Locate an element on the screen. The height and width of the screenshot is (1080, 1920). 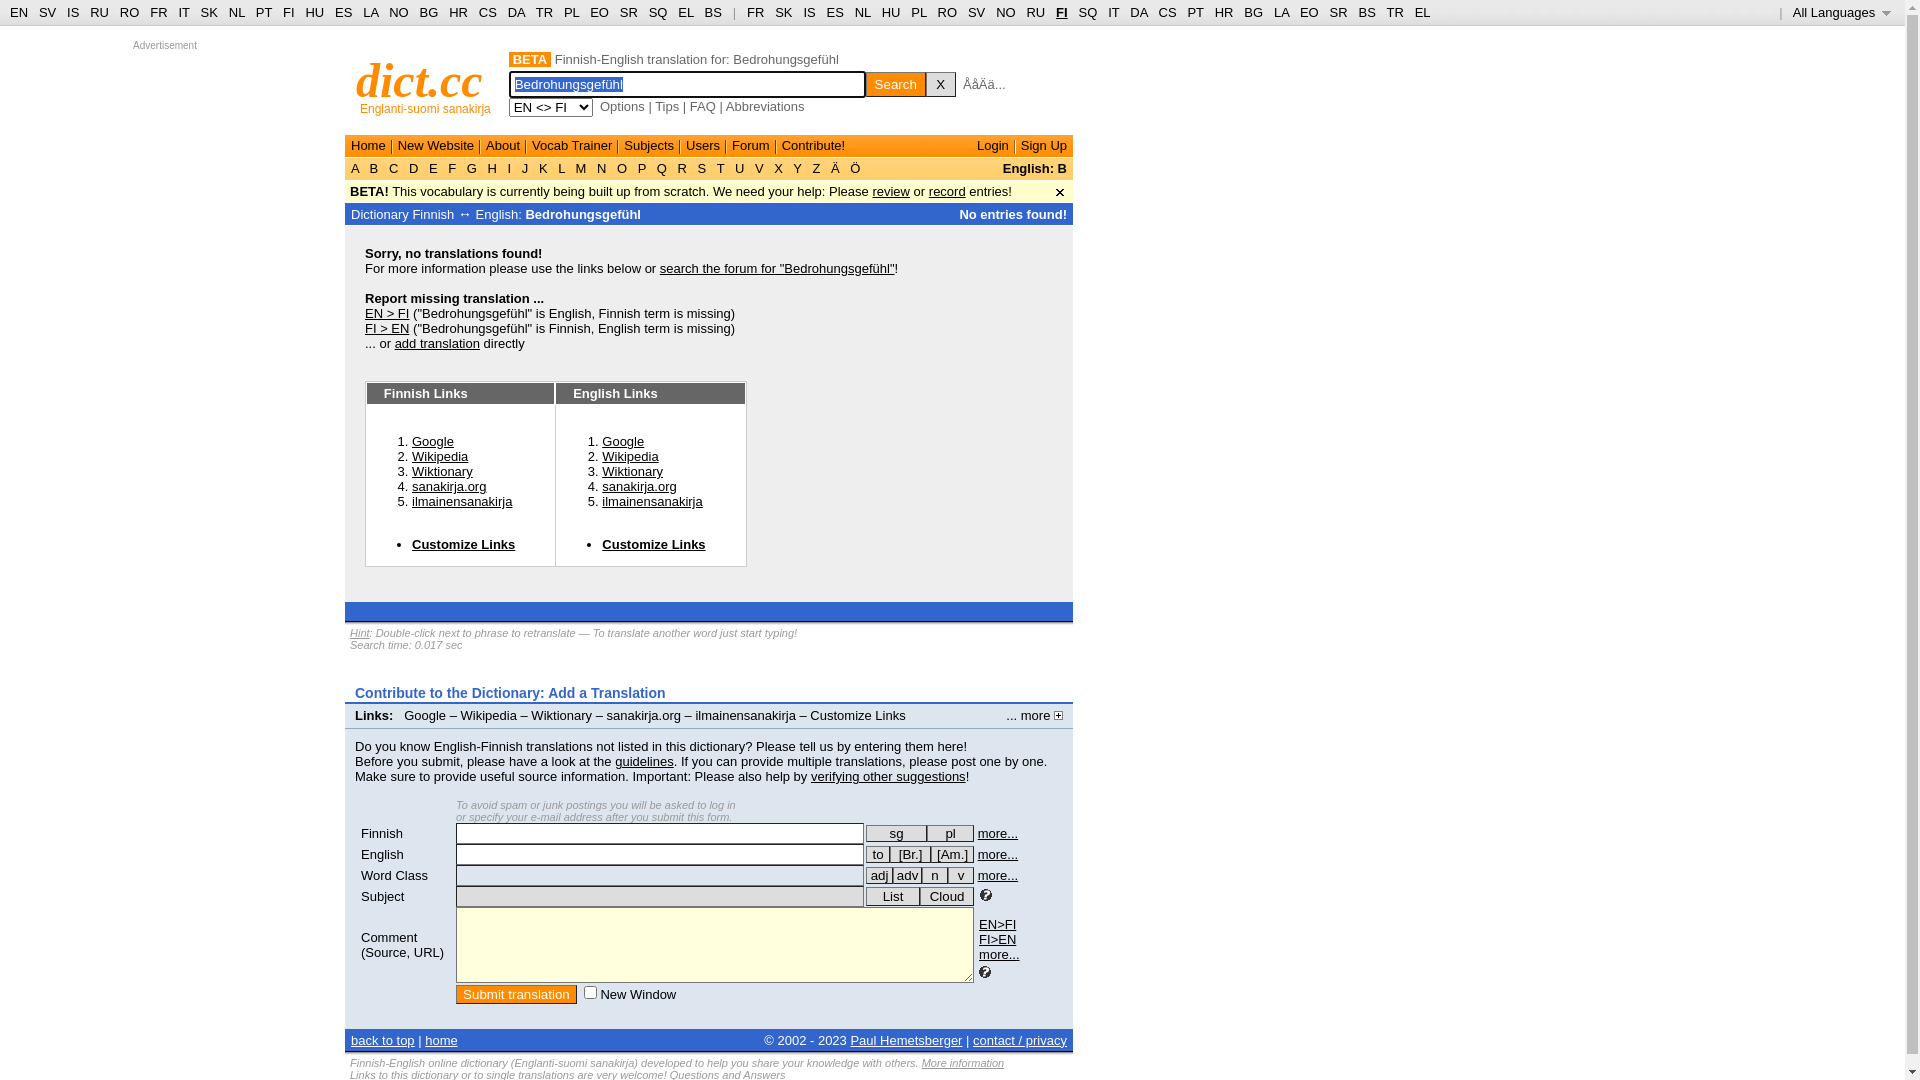
'RU' is located at coordinates (1035, 12).